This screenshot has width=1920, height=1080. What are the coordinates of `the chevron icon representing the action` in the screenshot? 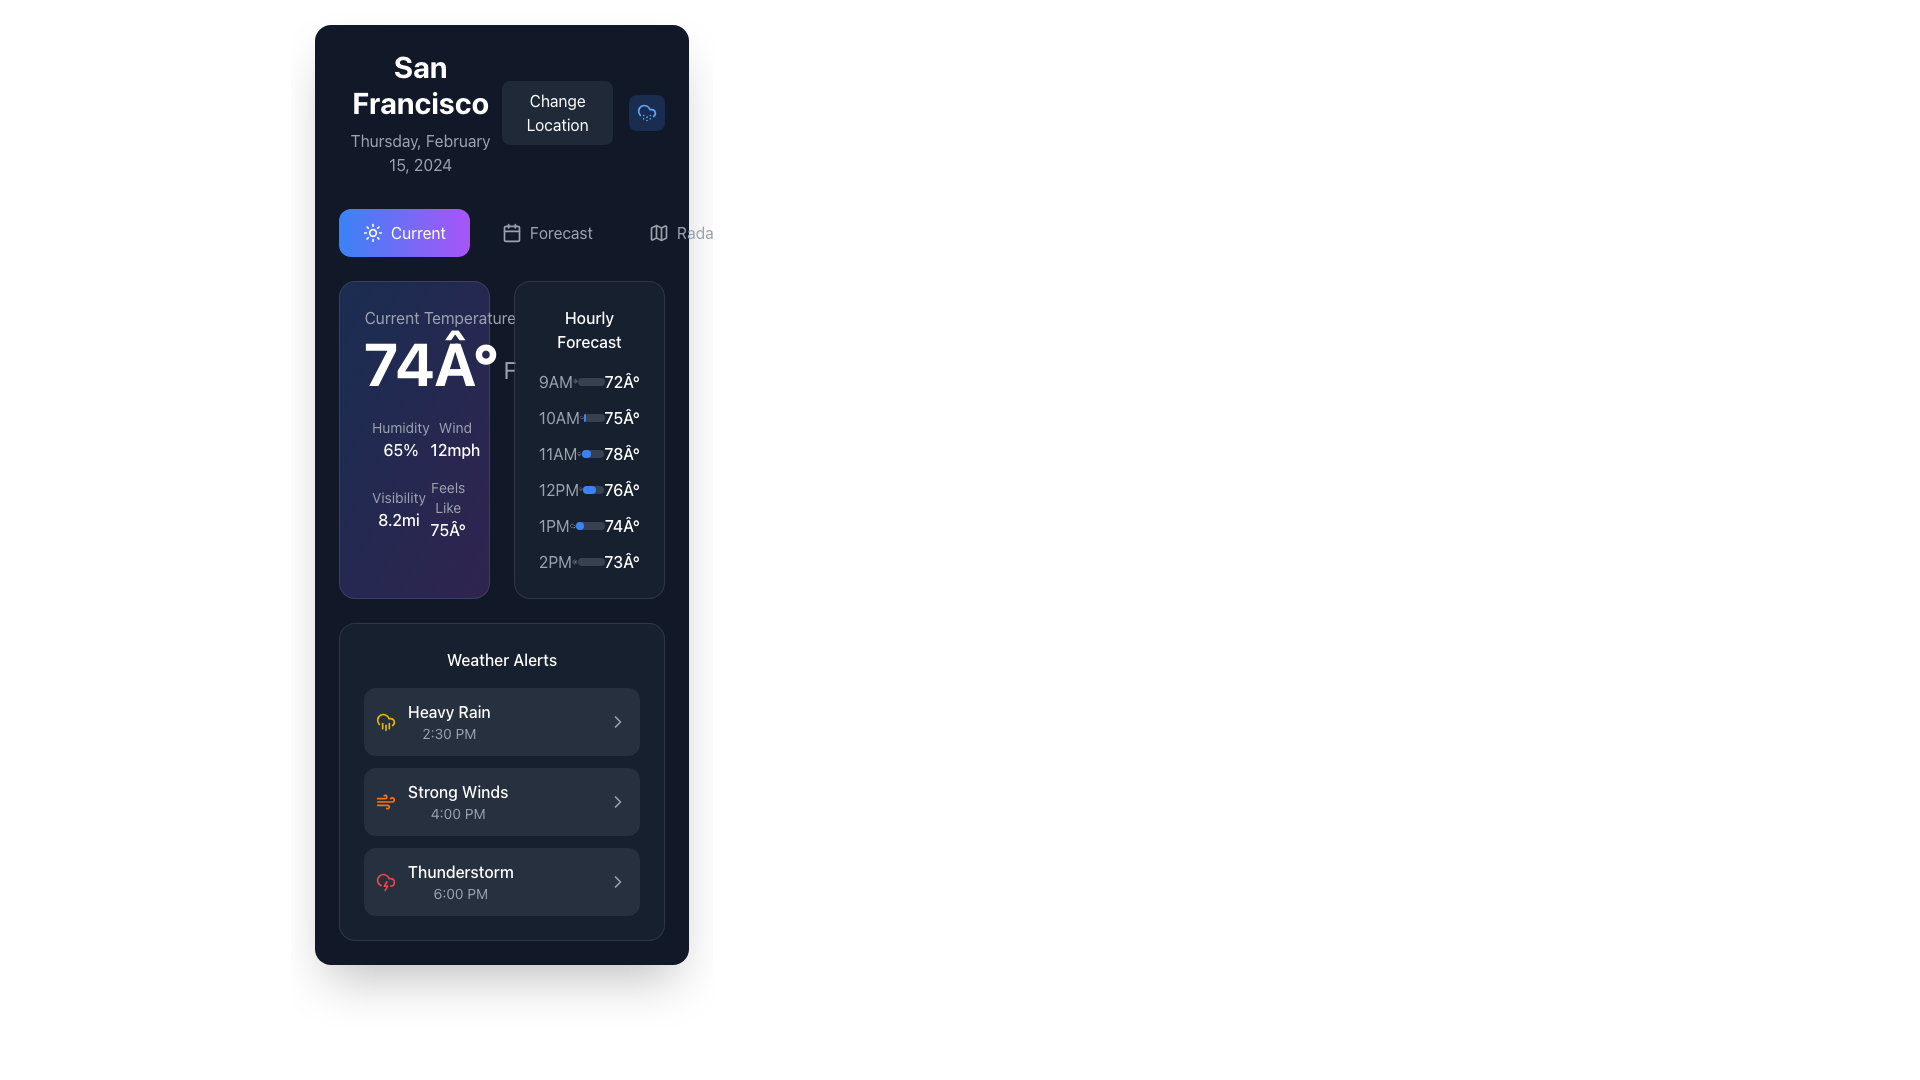 It's located at (617, 721).